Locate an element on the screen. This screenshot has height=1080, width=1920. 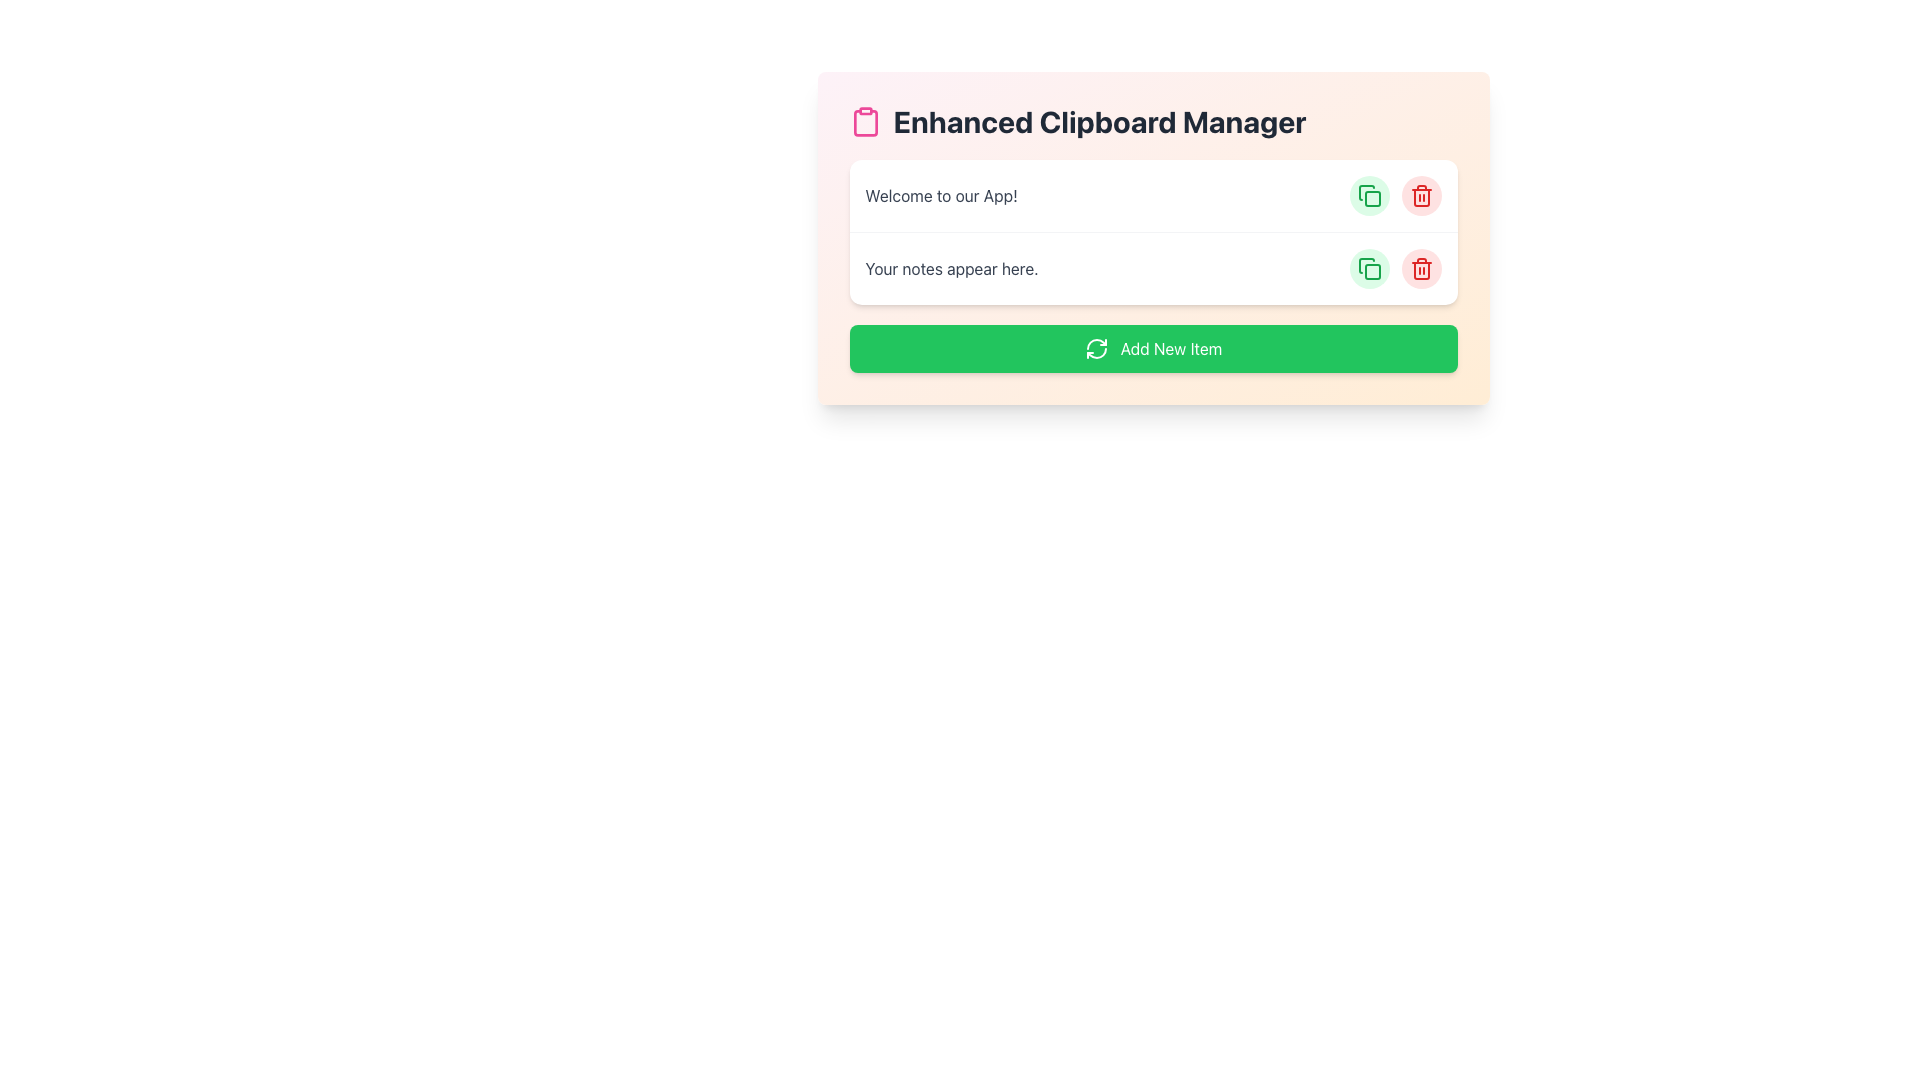
the green copy icon located on the right side of the content row above the 'Add New Item' button to copy is located at coordinates (1368, 196).